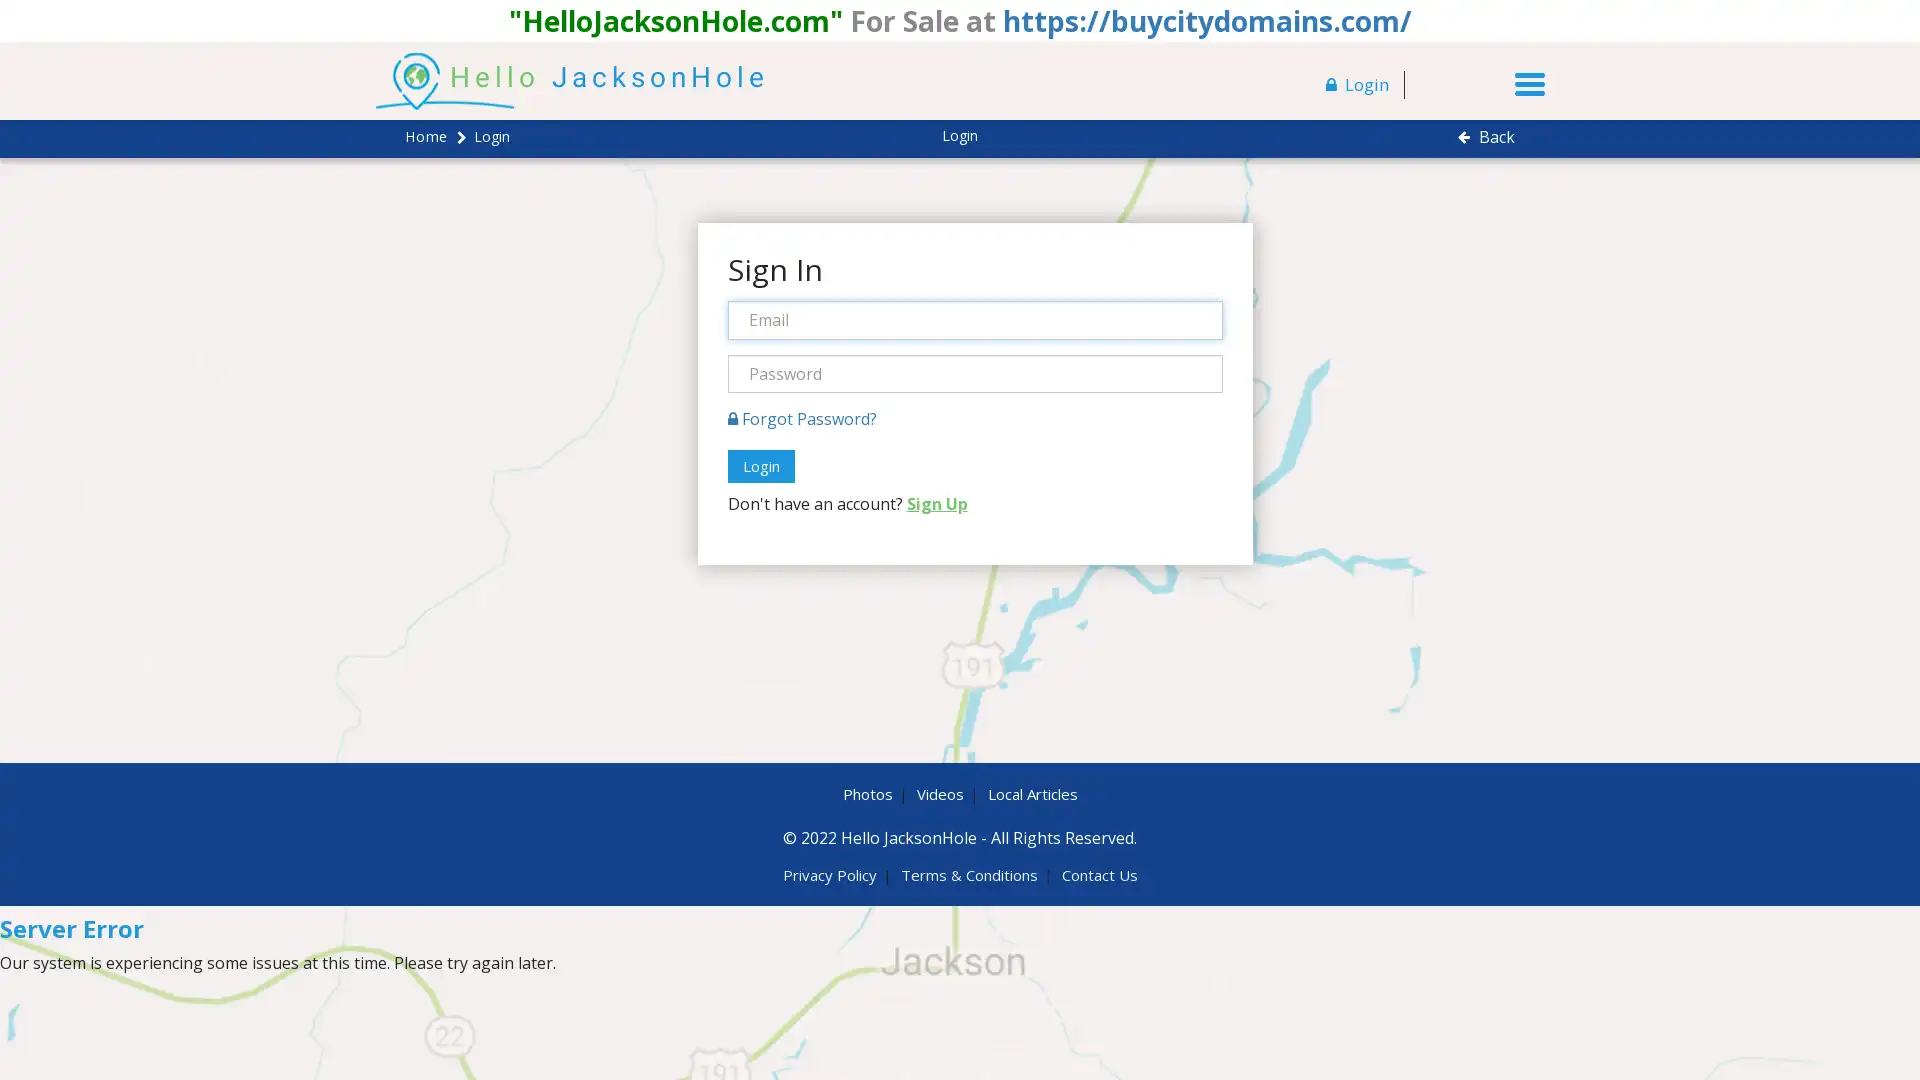 Image resolution: width=1920 pixels, height=1080 pixels. Describe the element at coordinates (759, 466) in the screenshot. I see `Login` at that location.